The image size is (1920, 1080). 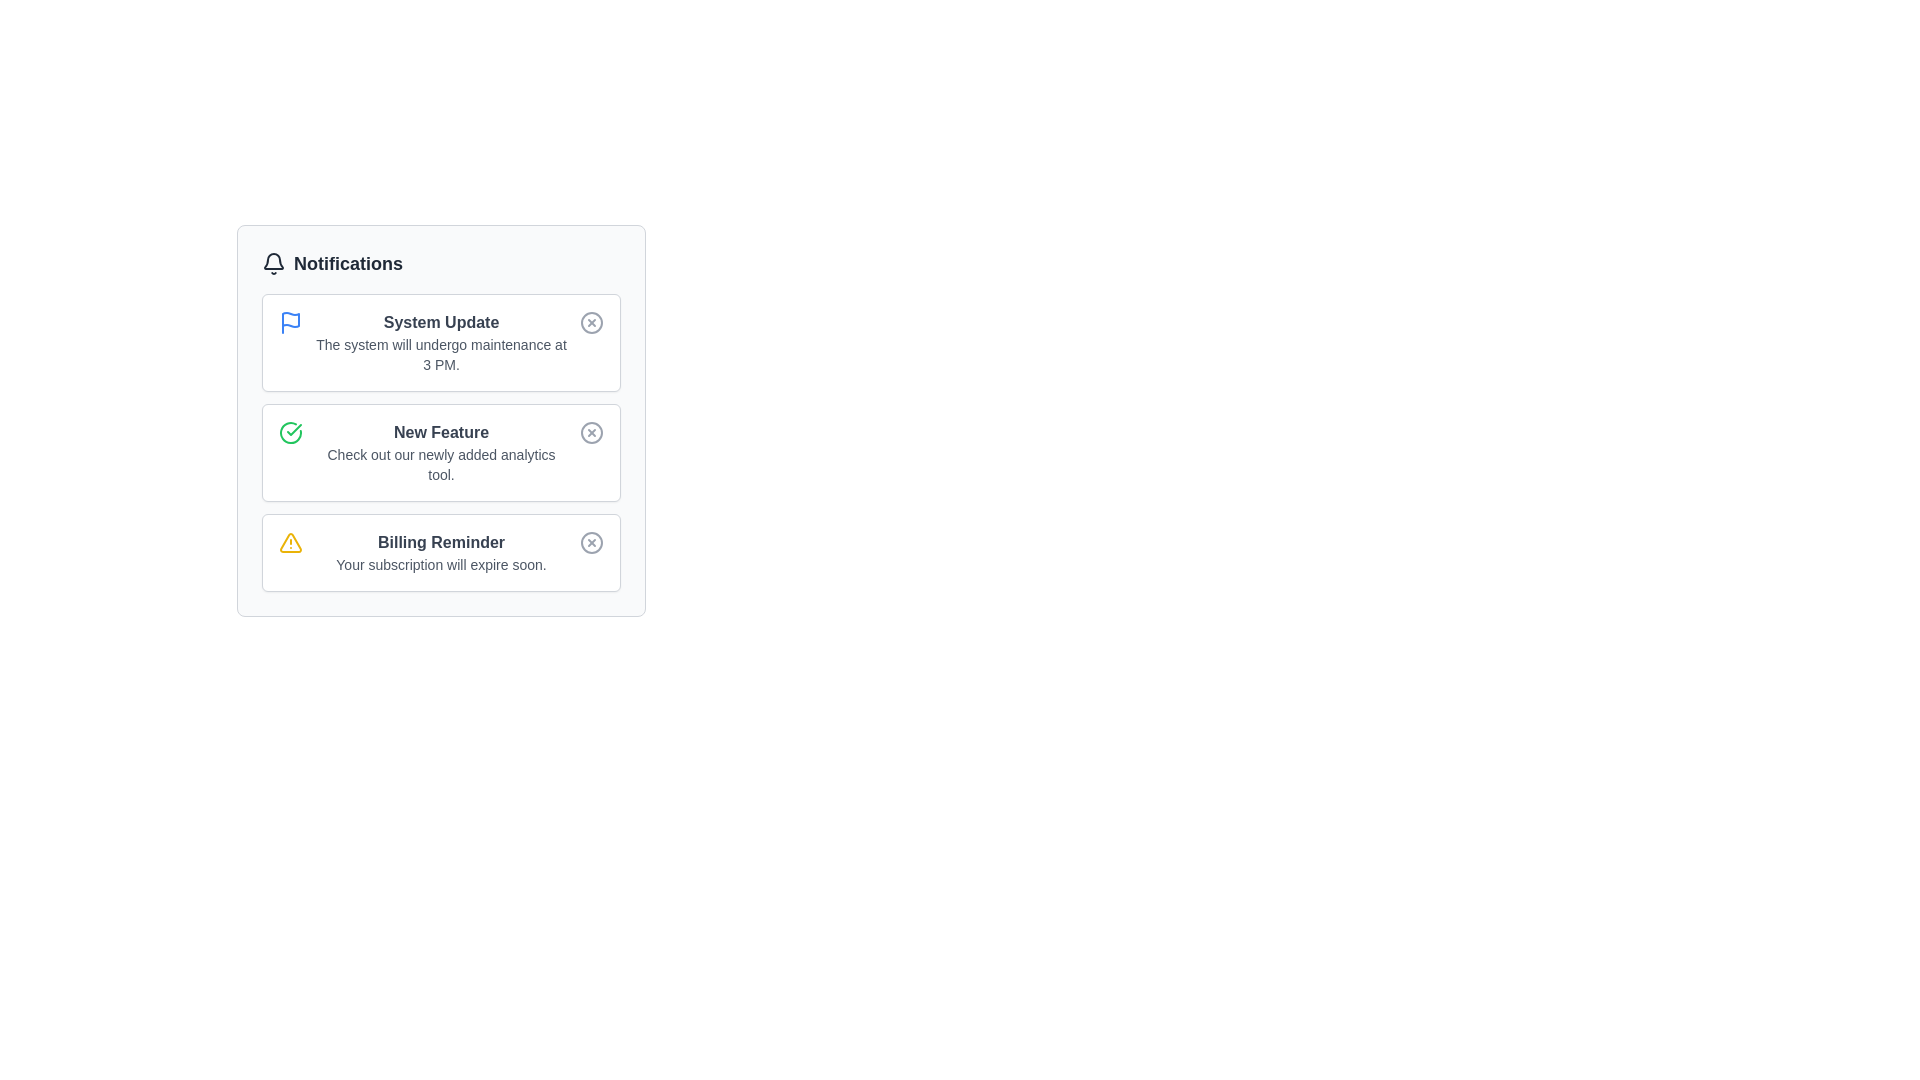 What do you see at coordinates (290, 322) in the screenshot?
I see `the small blue flag icon located at the top-left corner of the 'System Update' notification card` at bounding box center [290, 322].